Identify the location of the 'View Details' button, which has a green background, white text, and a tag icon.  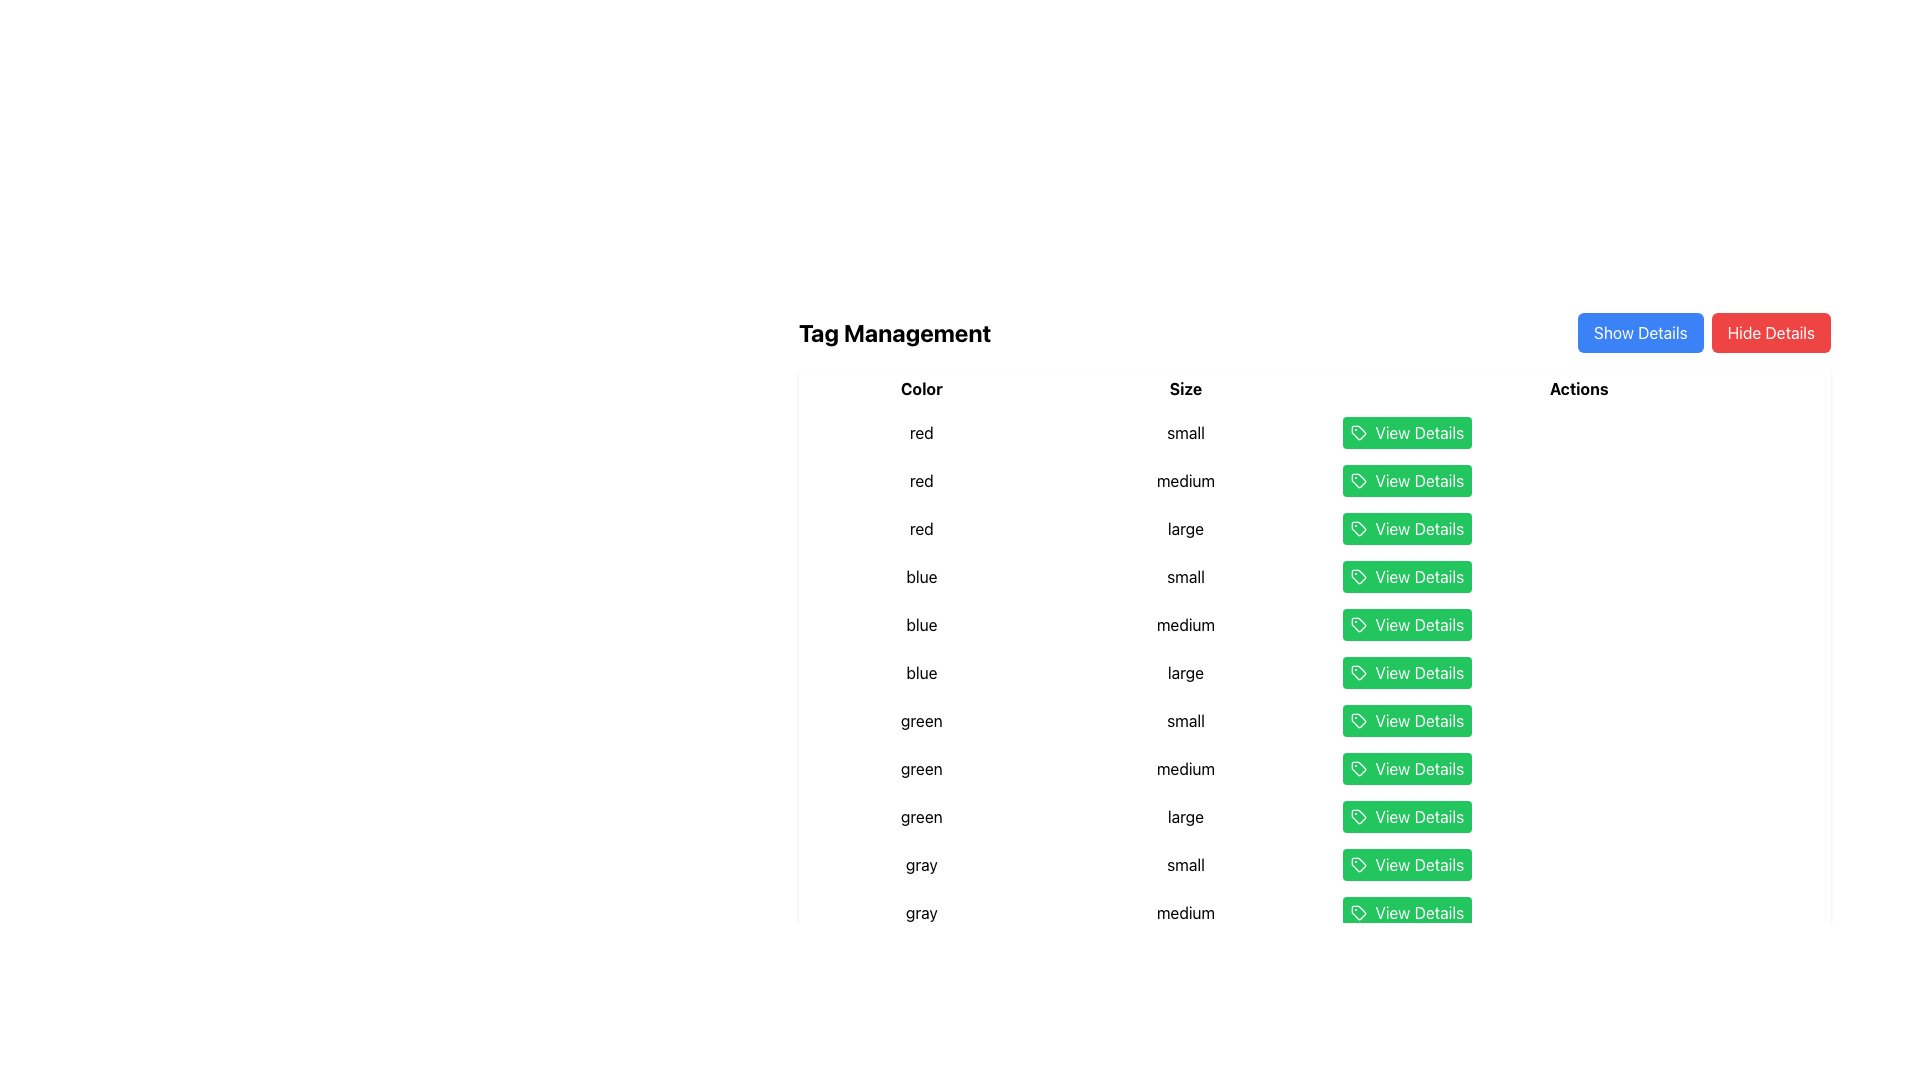
(1406, 431).